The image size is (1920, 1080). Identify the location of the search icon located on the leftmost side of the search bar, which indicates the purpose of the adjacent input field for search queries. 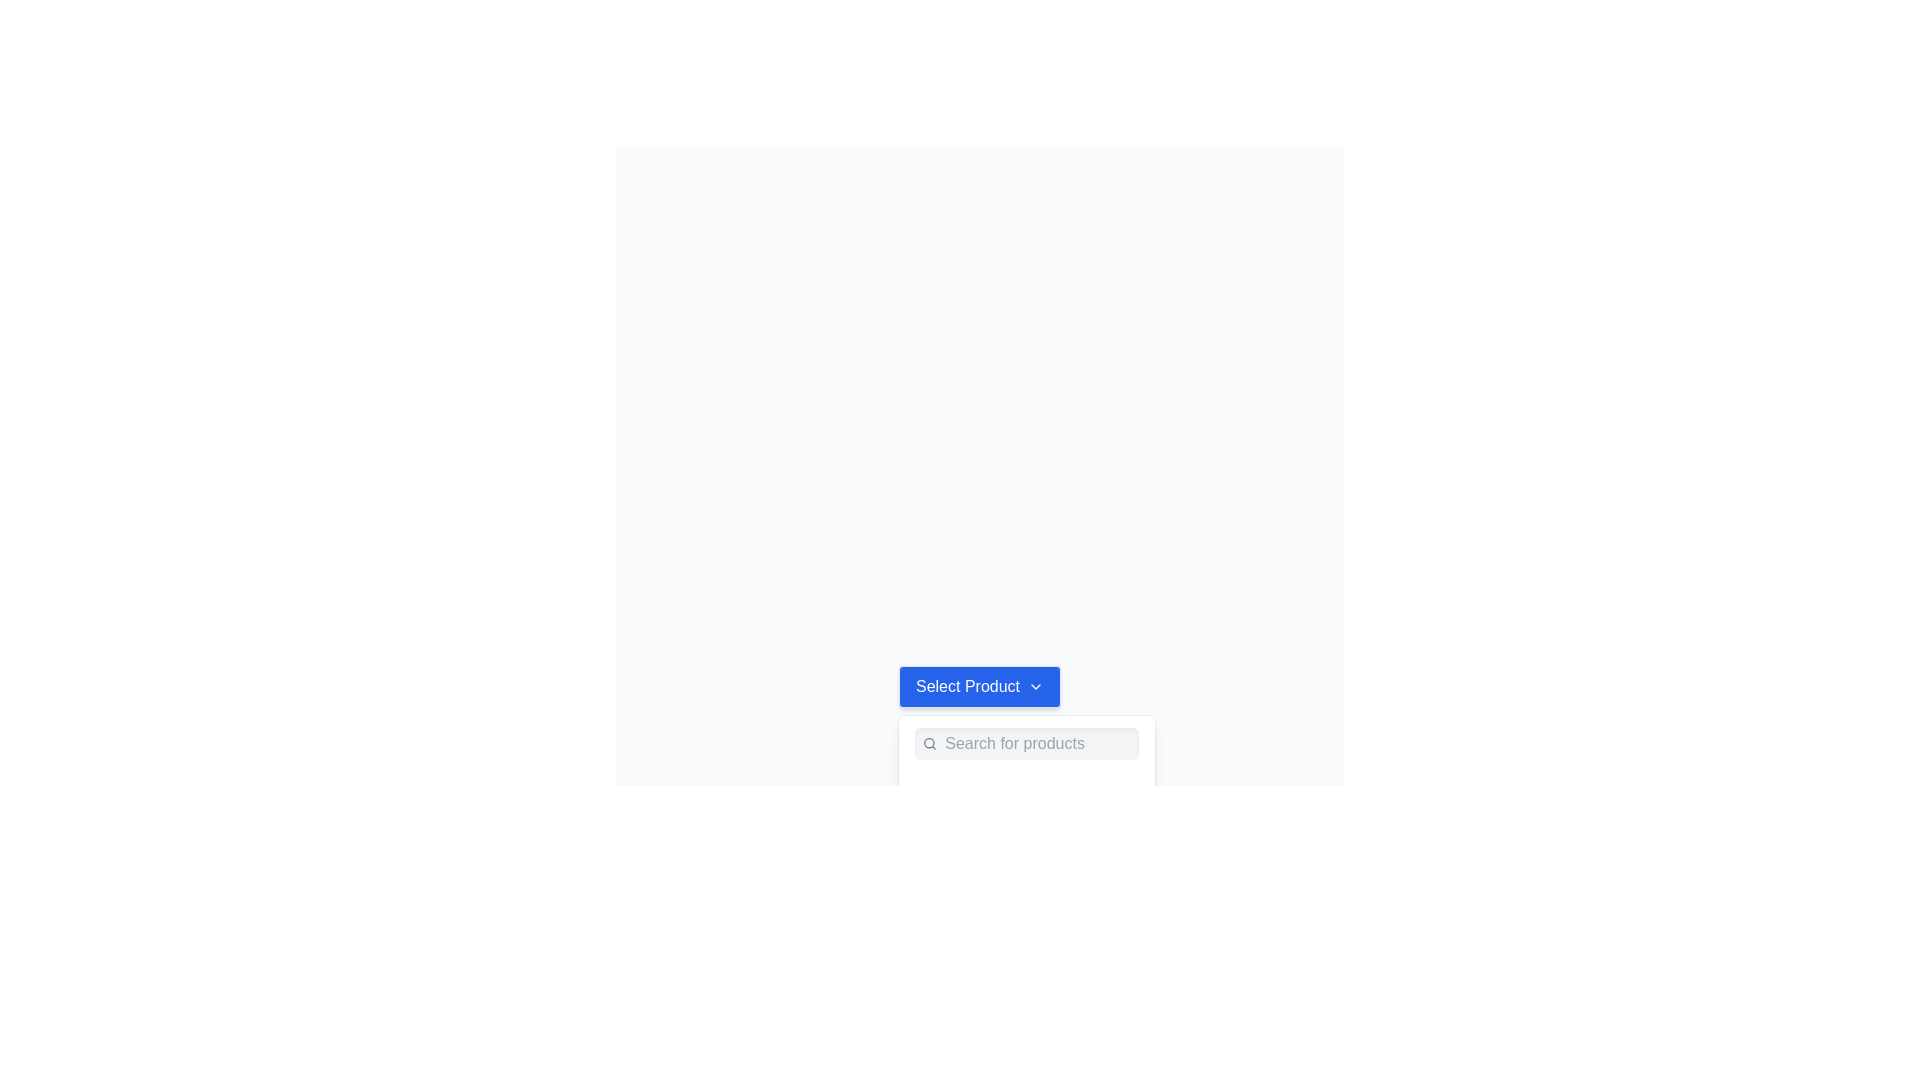
(929, 744).